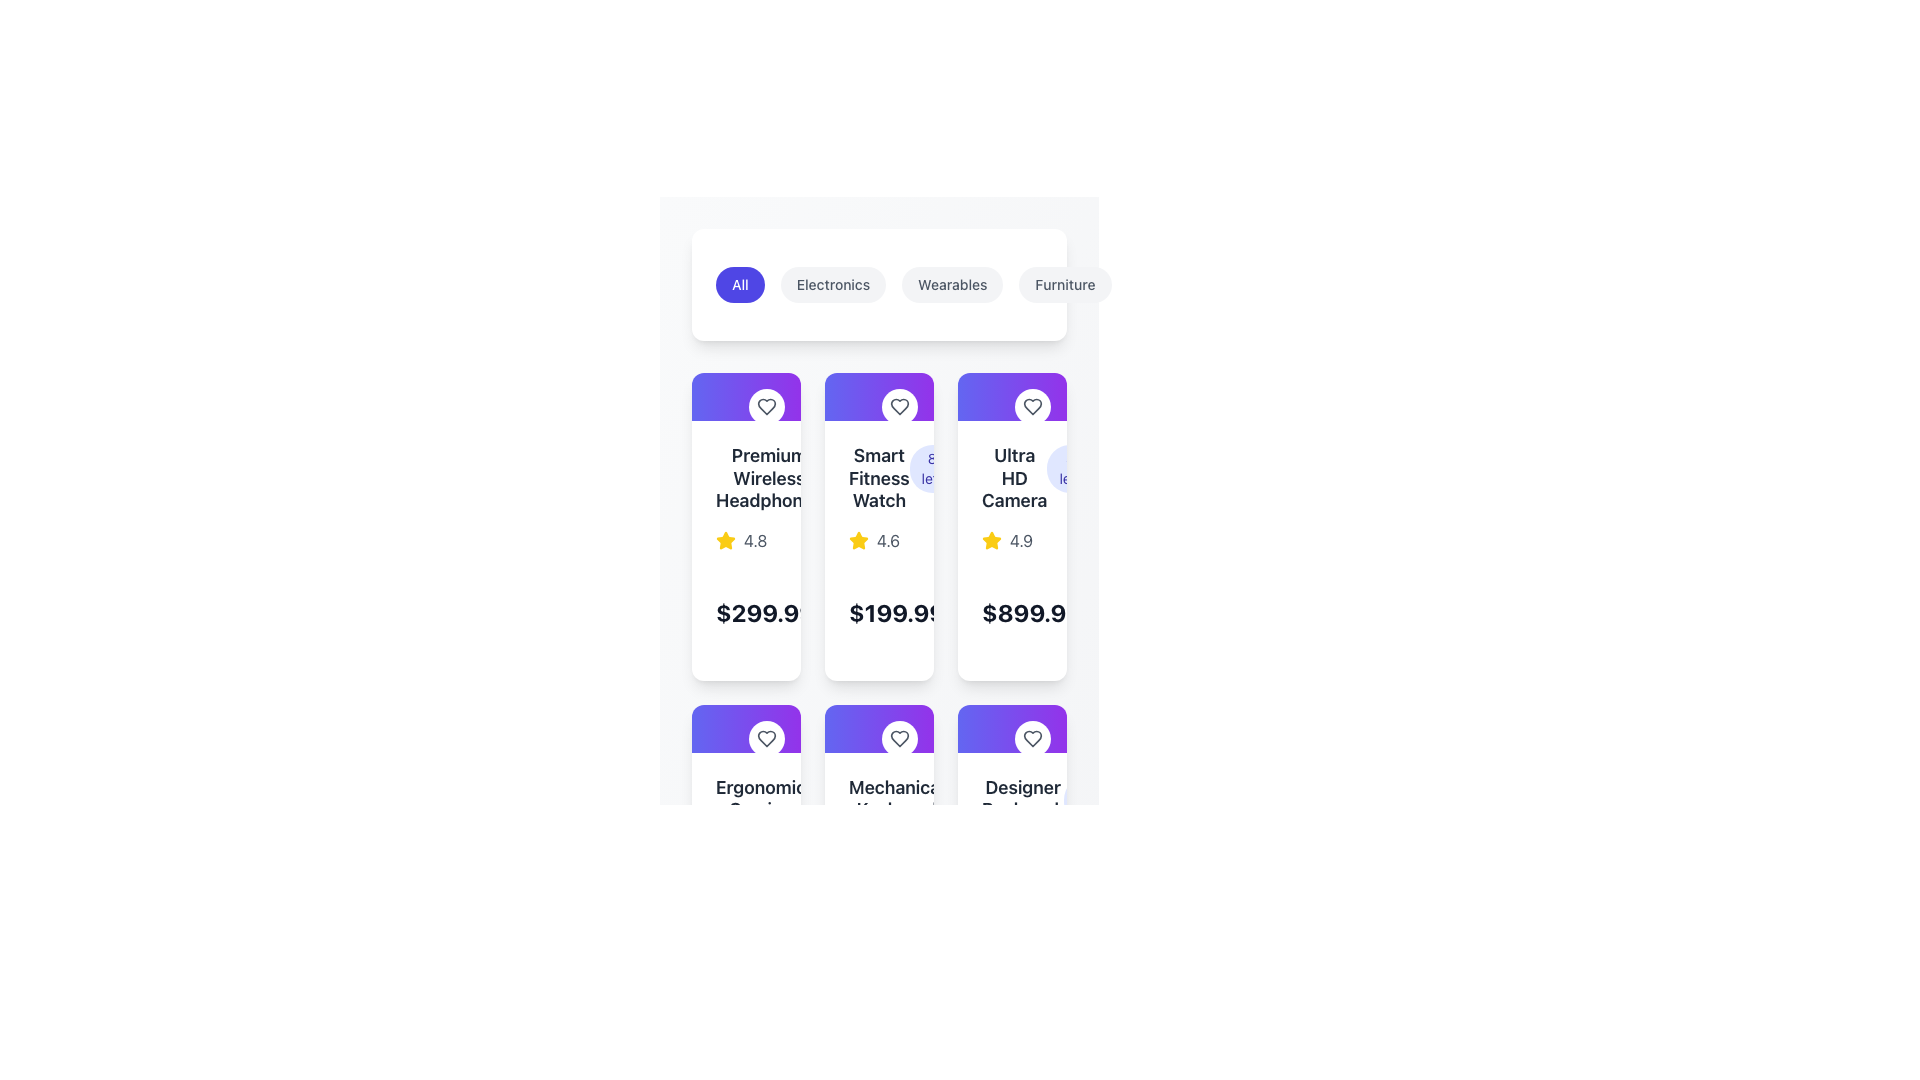 This screenshot has height=1080, width=1920. I want to click on the 'Smart Fitness Watch' text label, which is prominently styled with a bold and large font and is centered within its card component, located in the second position from the left among similar cards, so click(879, 478).